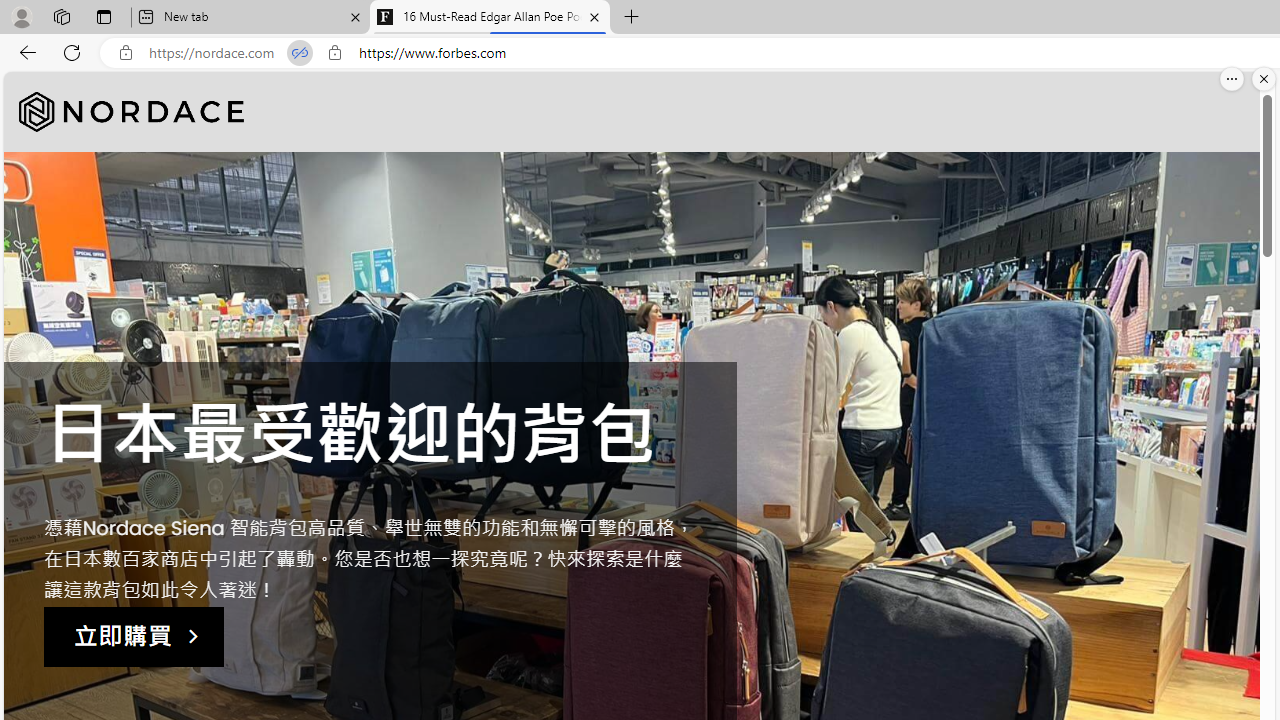 This screenshot has width=1280, height=720. What do you see at coordinates (249, 17) in the screenshot?
I see `'New tab'` at bounding box center [249, 17].